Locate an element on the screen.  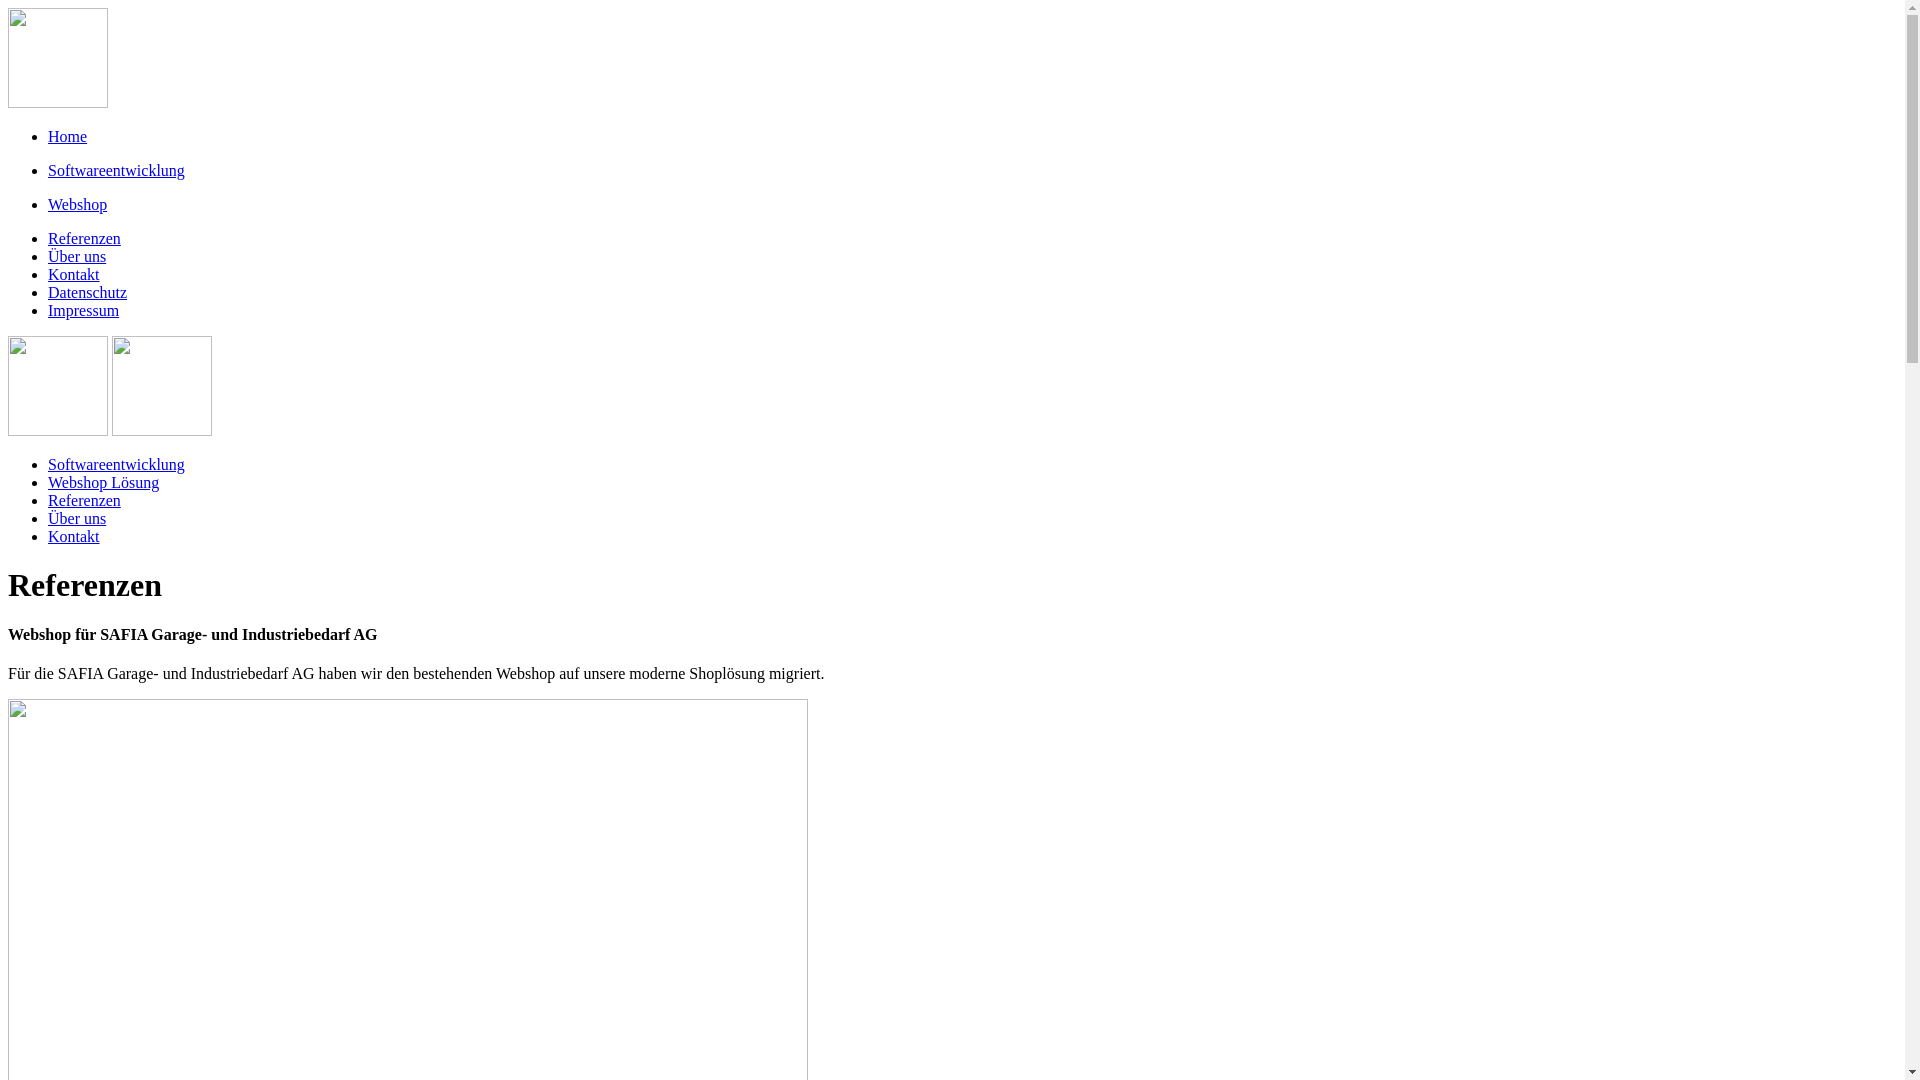
'Referenzen' is located at coordinates (83, 499).